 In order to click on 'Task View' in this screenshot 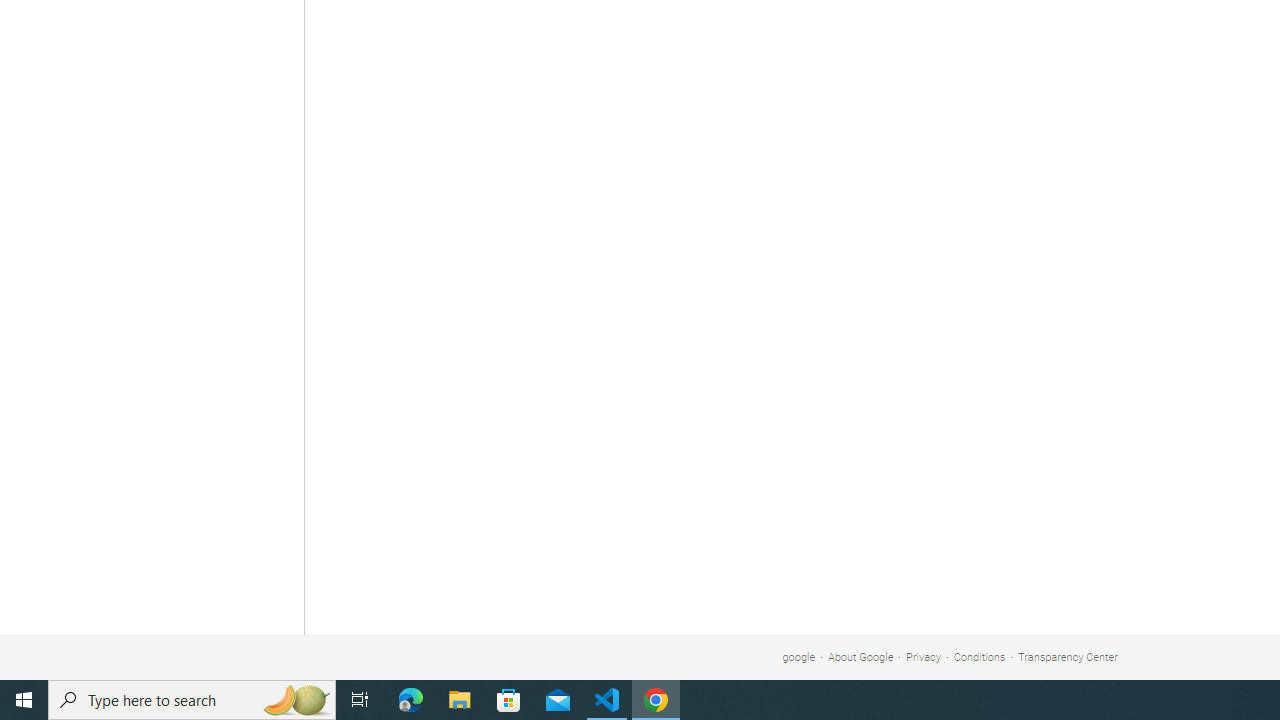, I will do `click(359, 698)`.